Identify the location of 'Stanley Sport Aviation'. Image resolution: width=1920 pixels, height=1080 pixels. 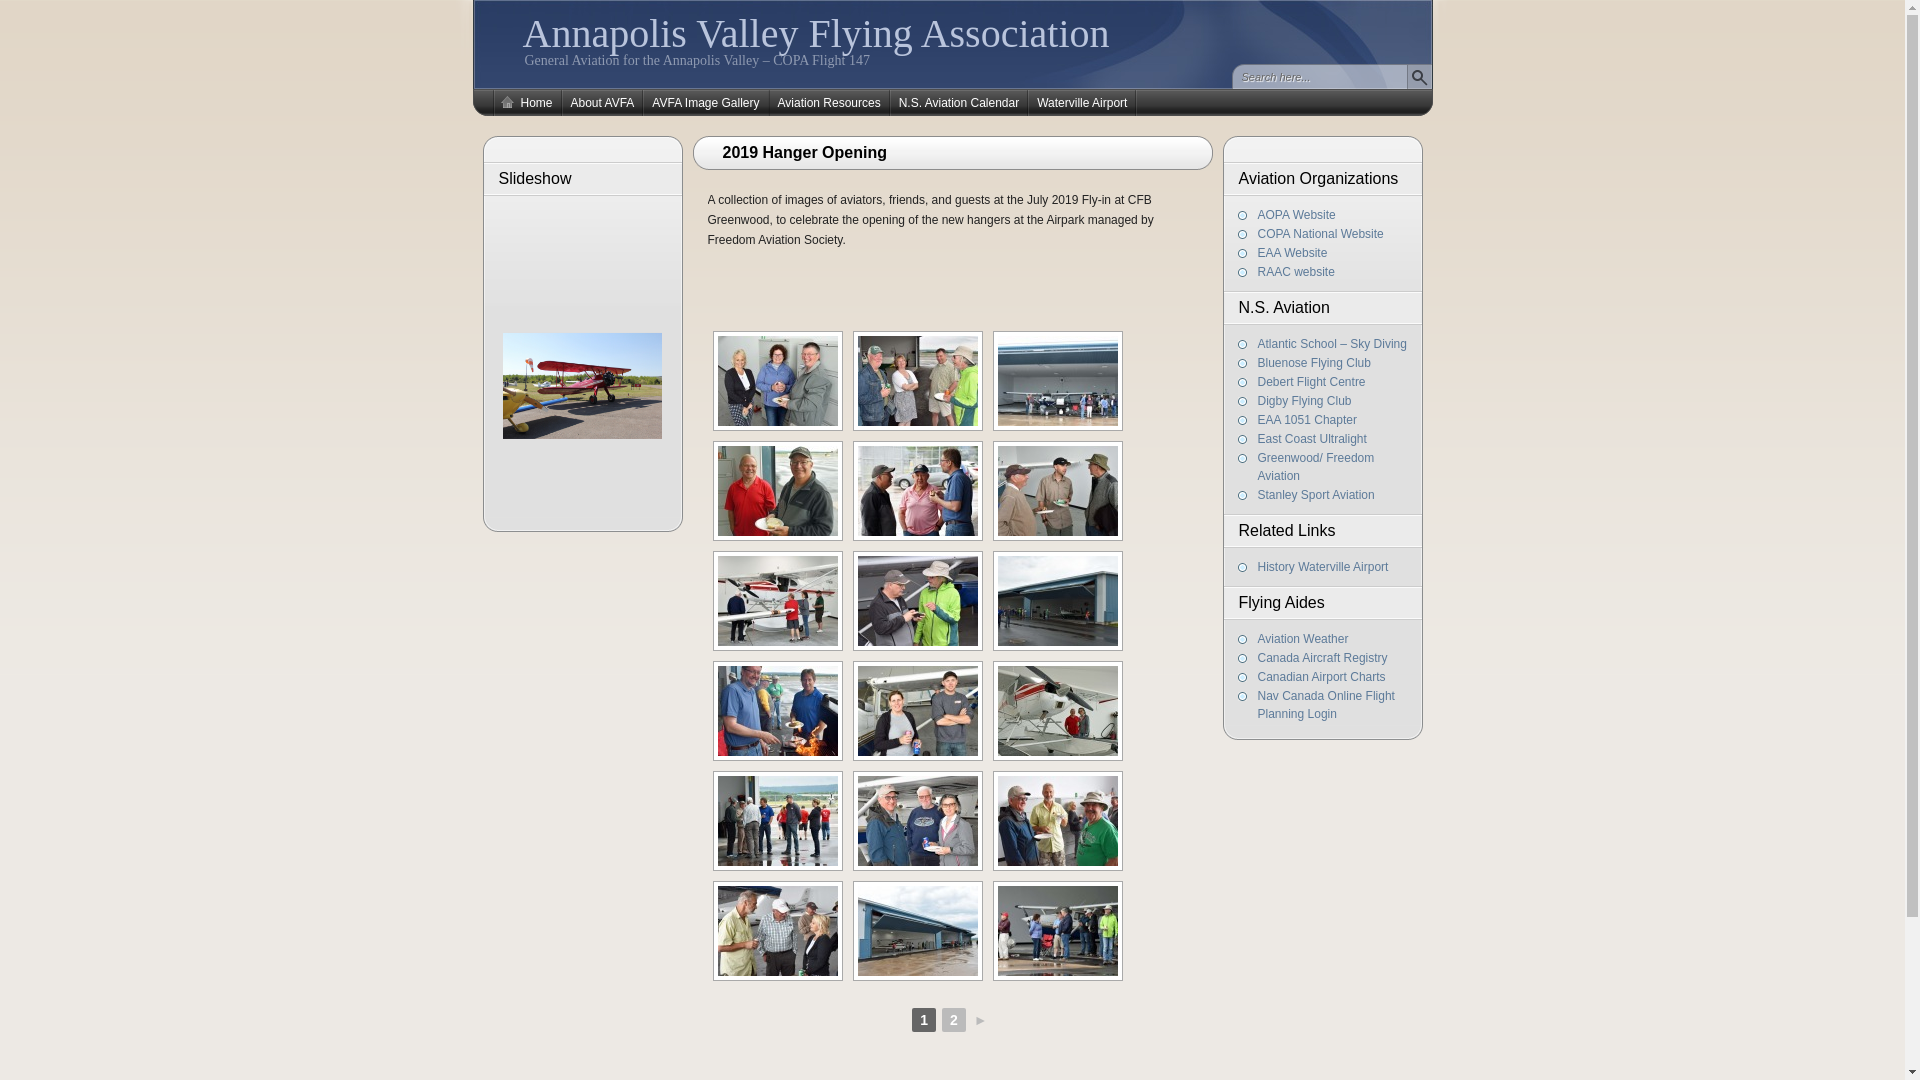
(1256, 494).